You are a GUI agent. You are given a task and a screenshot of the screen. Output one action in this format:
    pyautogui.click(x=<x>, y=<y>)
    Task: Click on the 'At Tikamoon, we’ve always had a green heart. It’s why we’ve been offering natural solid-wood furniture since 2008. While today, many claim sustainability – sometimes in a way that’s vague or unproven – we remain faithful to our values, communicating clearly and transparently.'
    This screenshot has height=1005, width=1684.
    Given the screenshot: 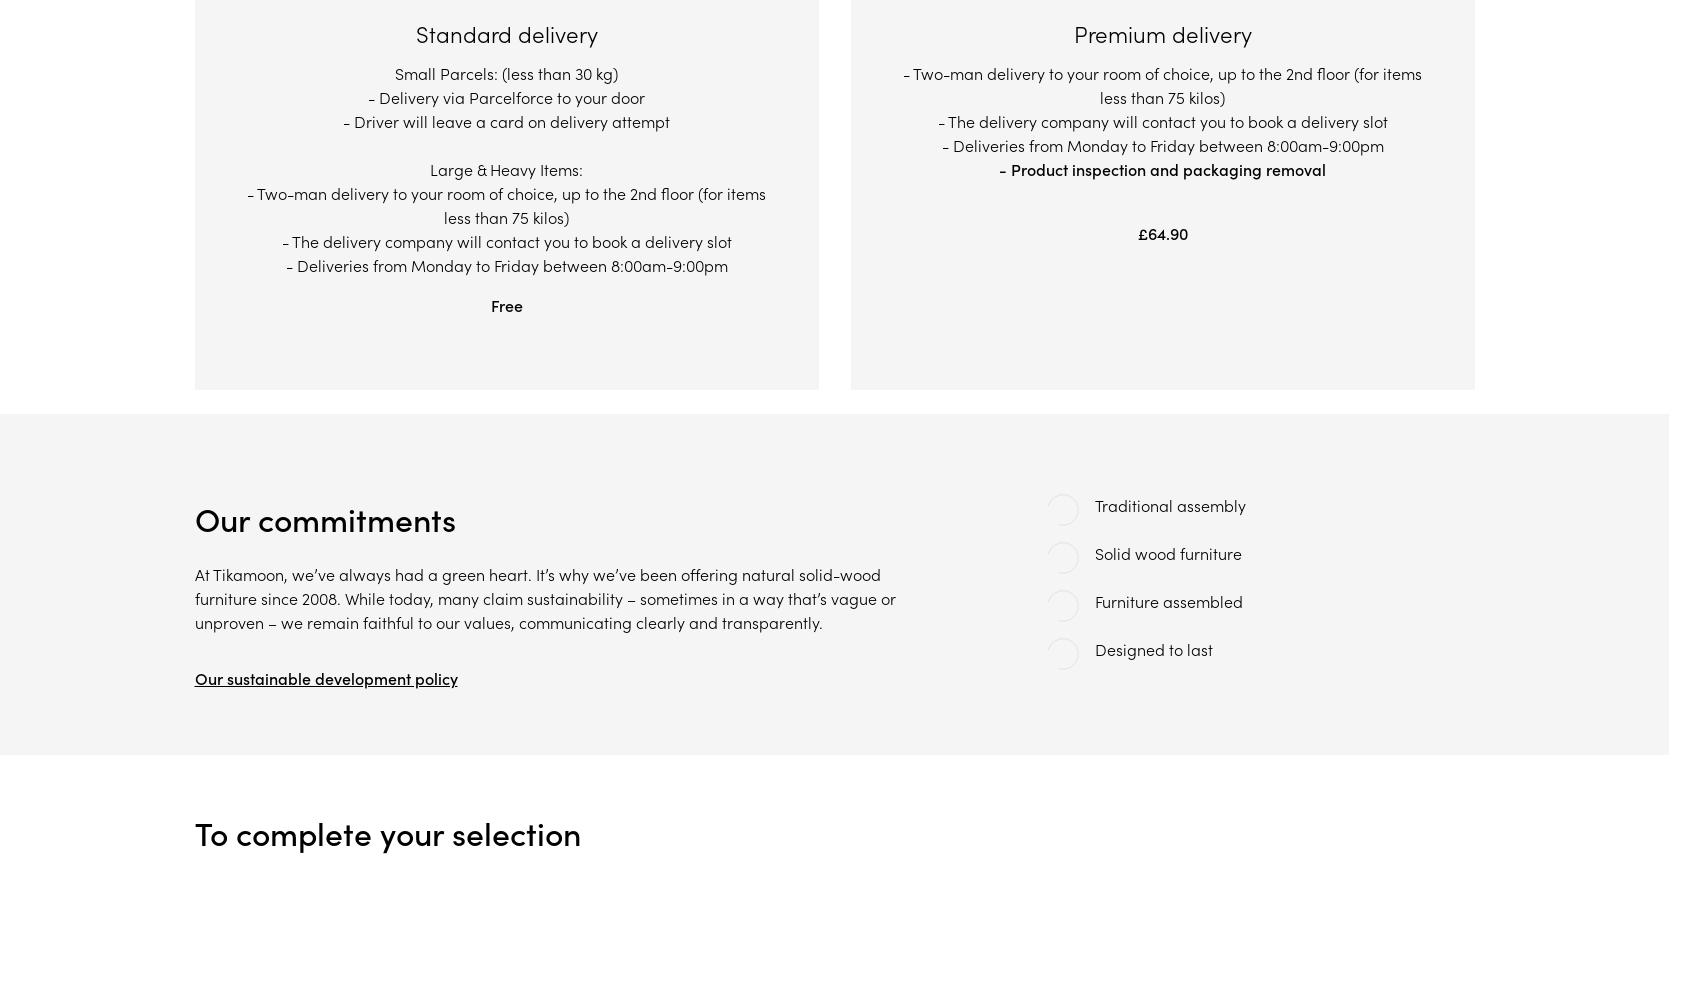 What is the action you would take?
    pyautogui.click(x=543, y=597)
    